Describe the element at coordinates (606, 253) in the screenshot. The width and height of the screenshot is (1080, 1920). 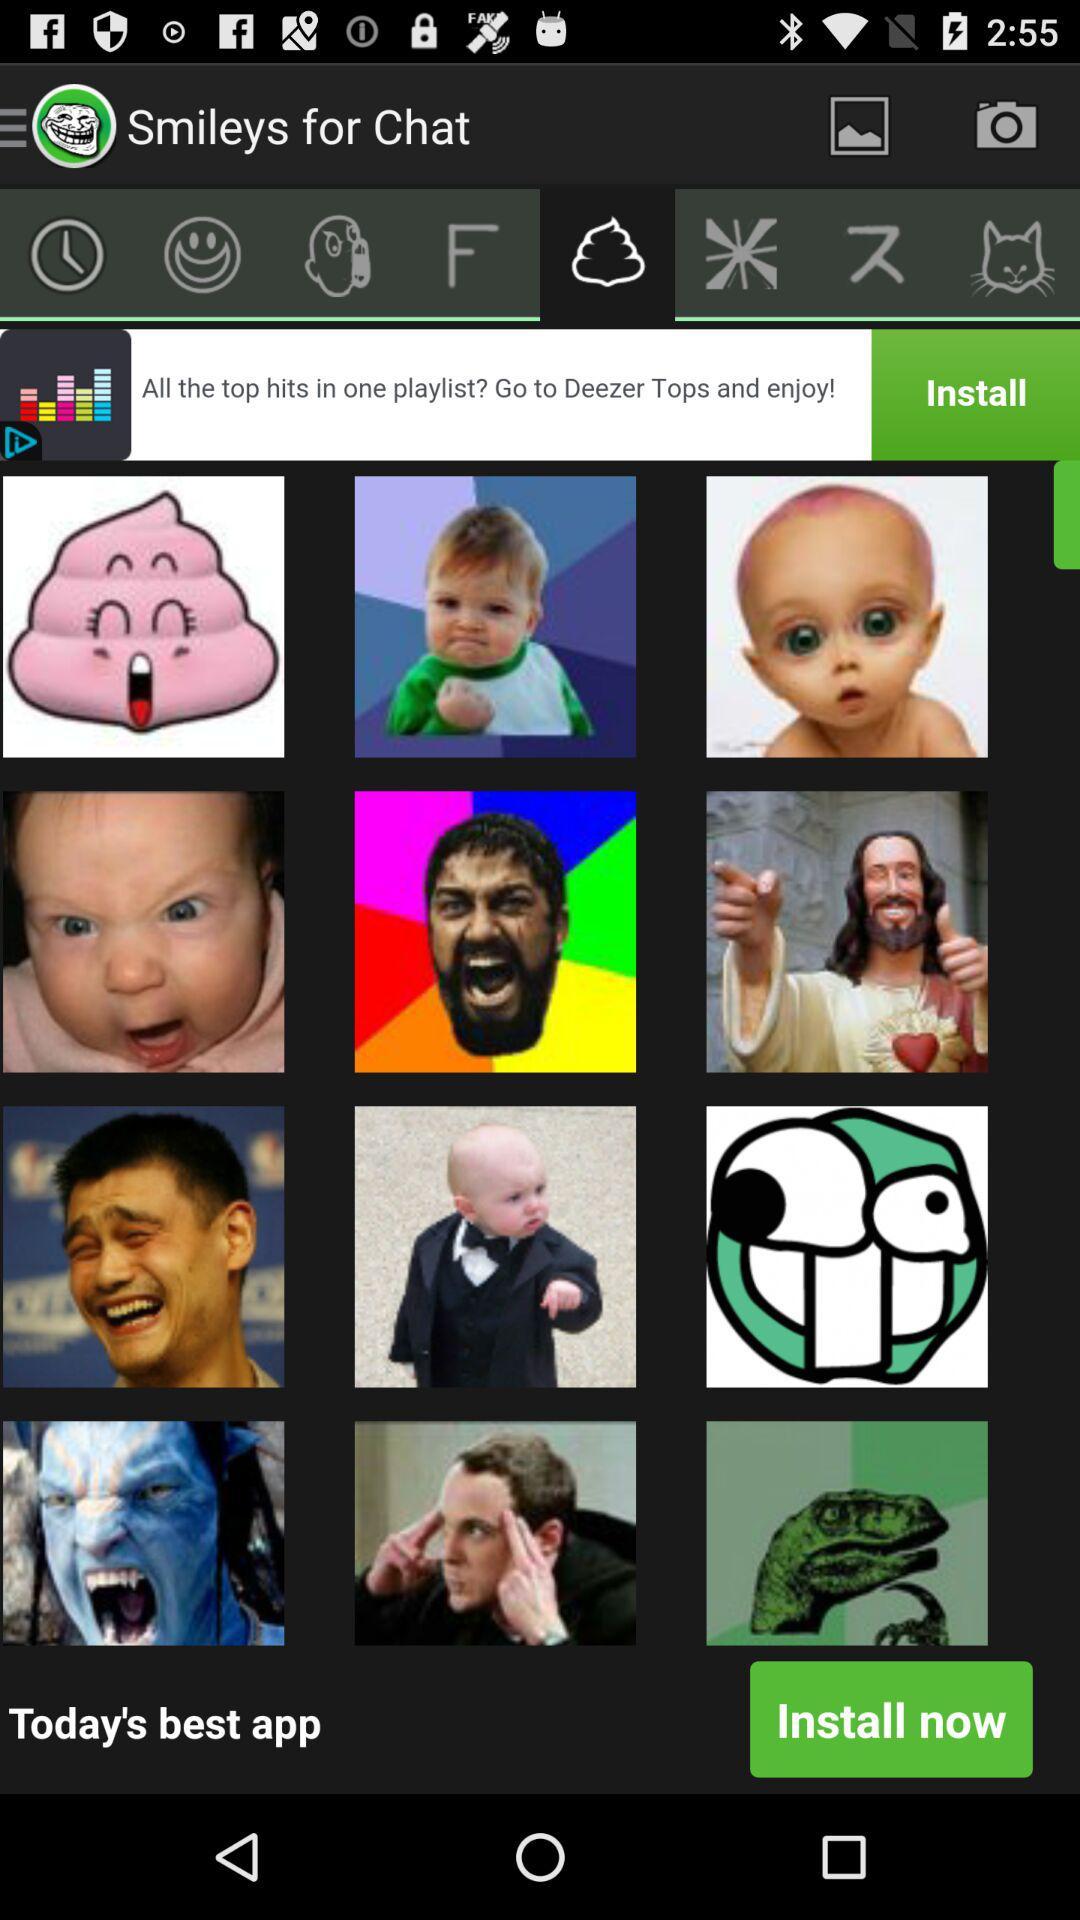
I see `find emojis` at that location.